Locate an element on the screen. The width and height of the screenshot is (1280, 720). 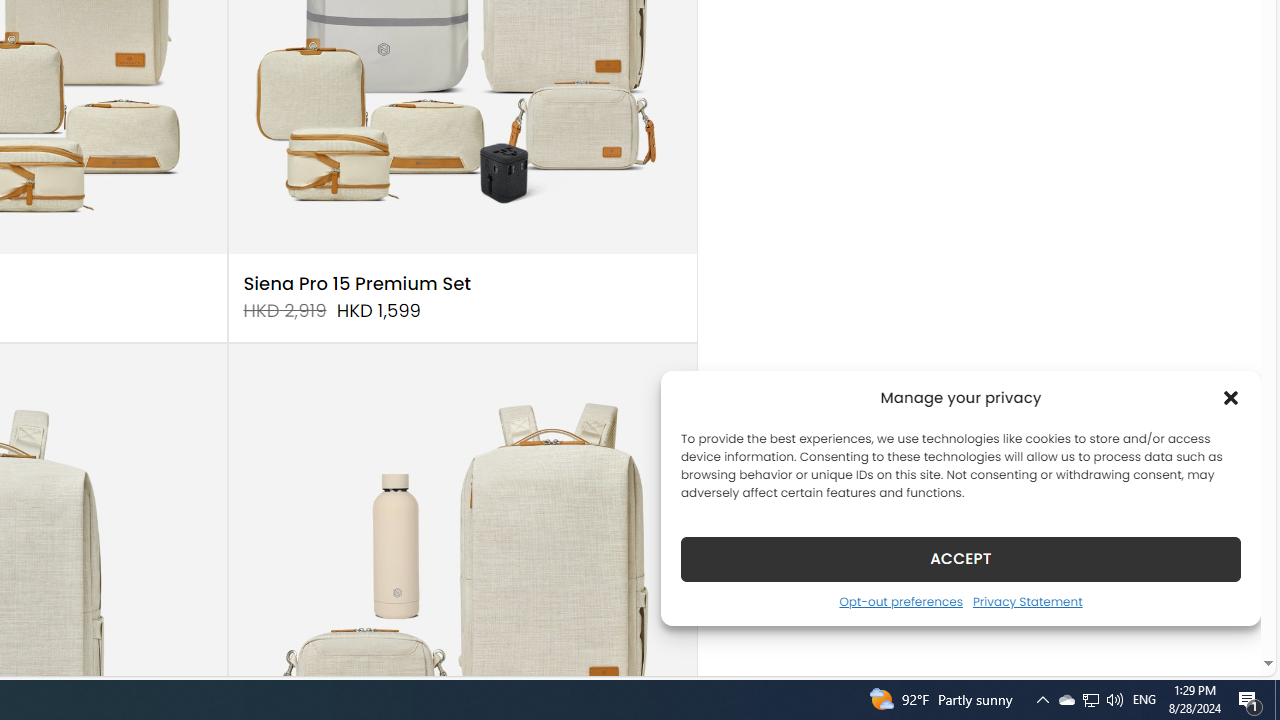
'ACCEPT' is located at coordinates (961, 558).